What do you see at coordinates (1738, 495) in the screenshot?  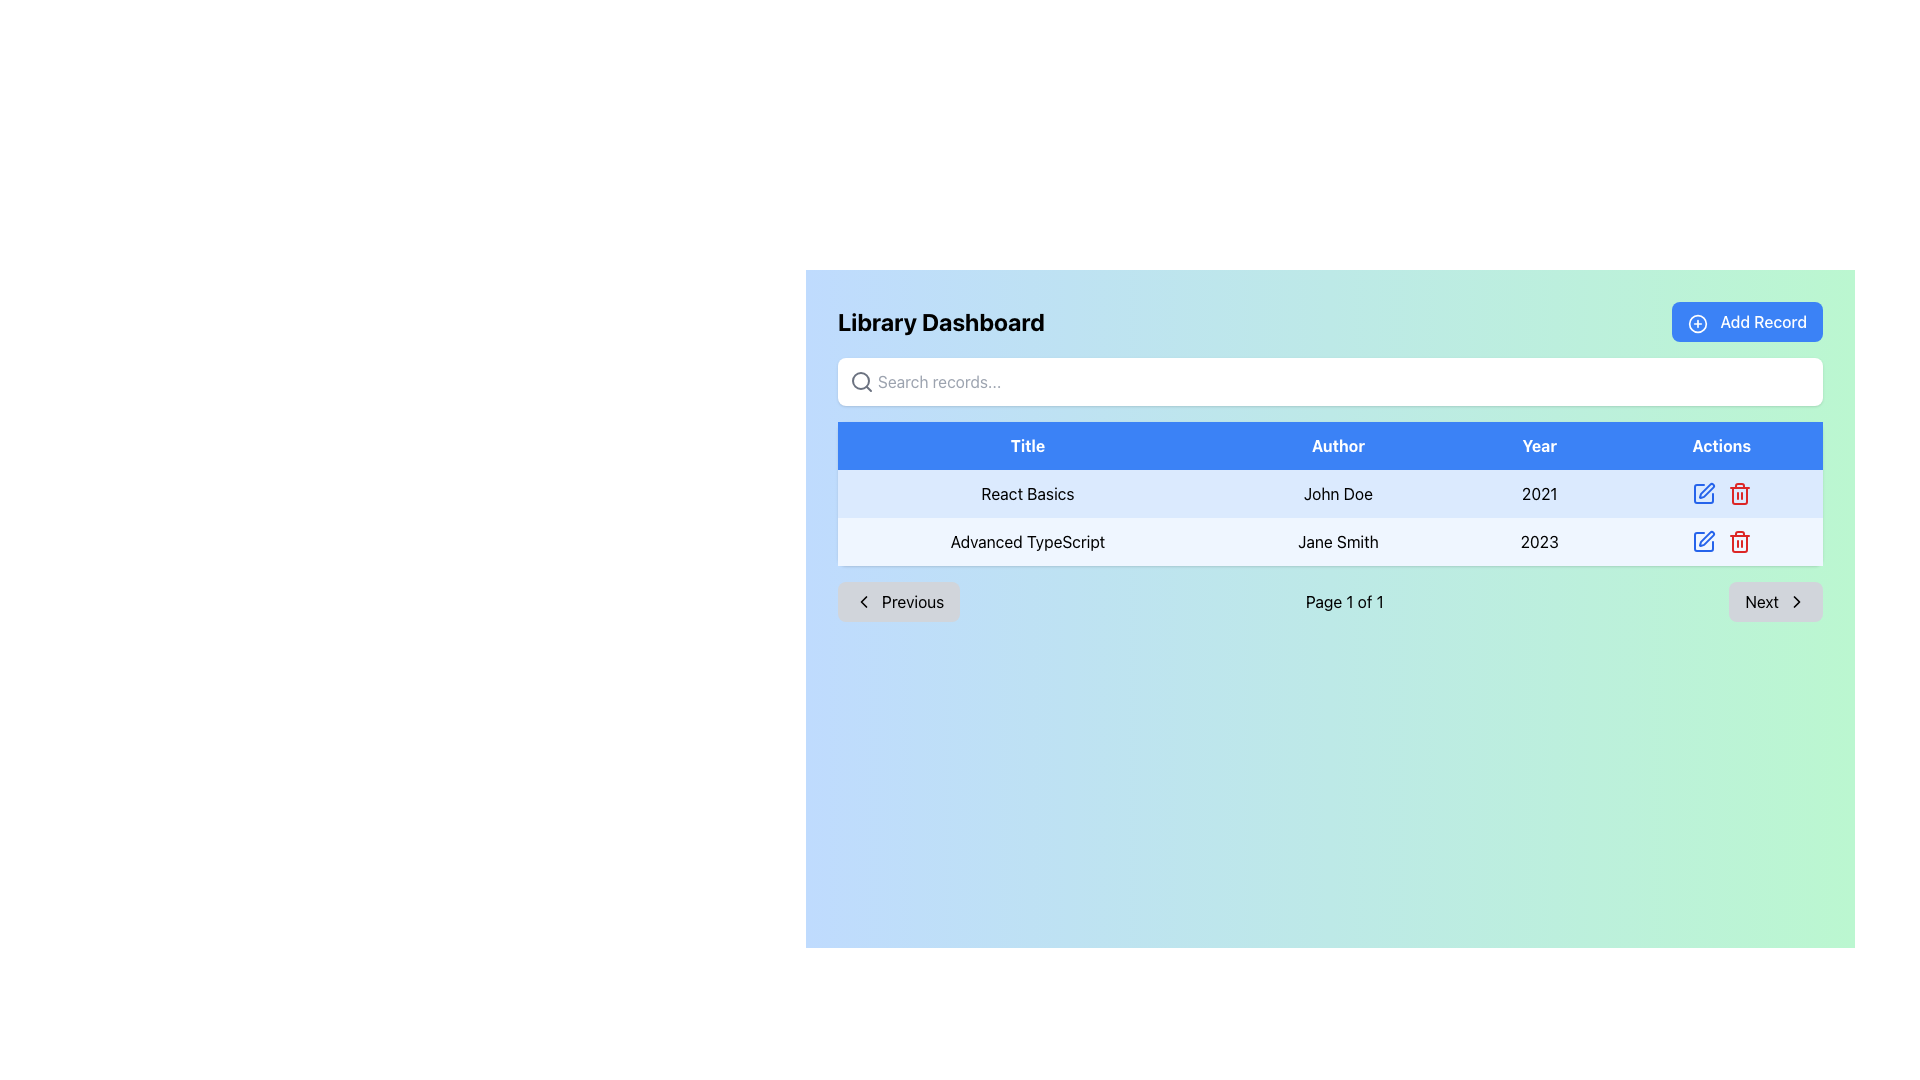 I see `the trash can icon in the 'Actions' column for 'React Basics, John Doe, 2021'` at bounding box center [1738, 495].